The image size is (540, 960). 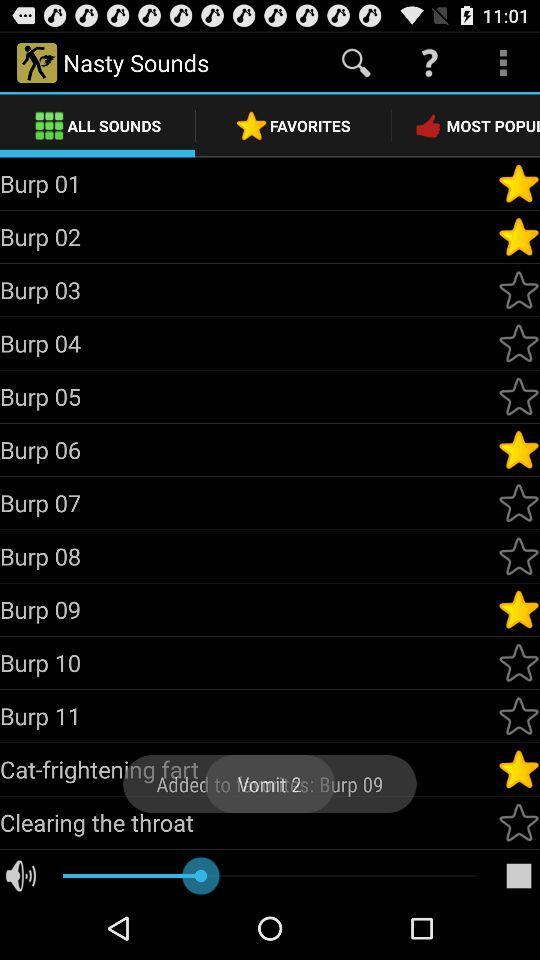 What do you see at coordinates (248, 716) in the screenshot?
I see `the burp 11 icon` at bounding box center [248, 716].